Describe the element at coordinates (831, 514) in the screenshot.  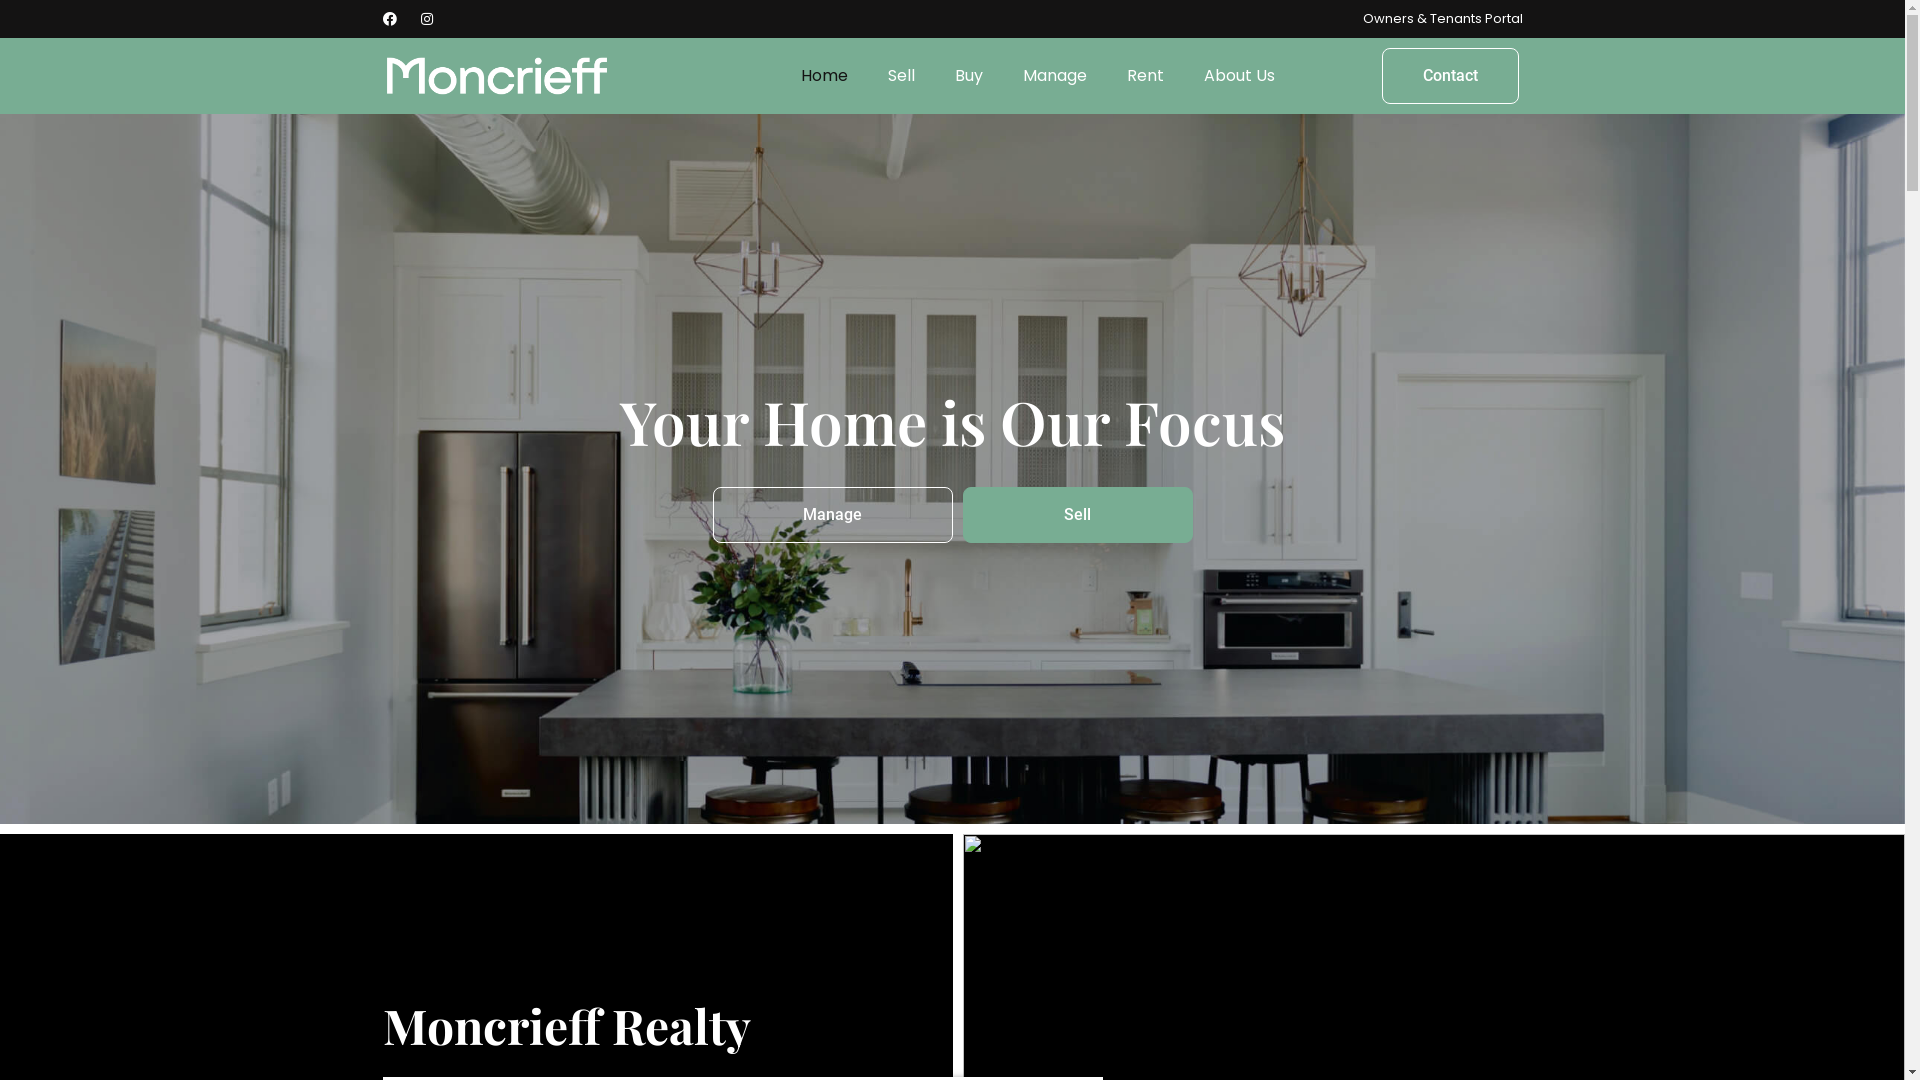
I see `'Manage'` at that location.